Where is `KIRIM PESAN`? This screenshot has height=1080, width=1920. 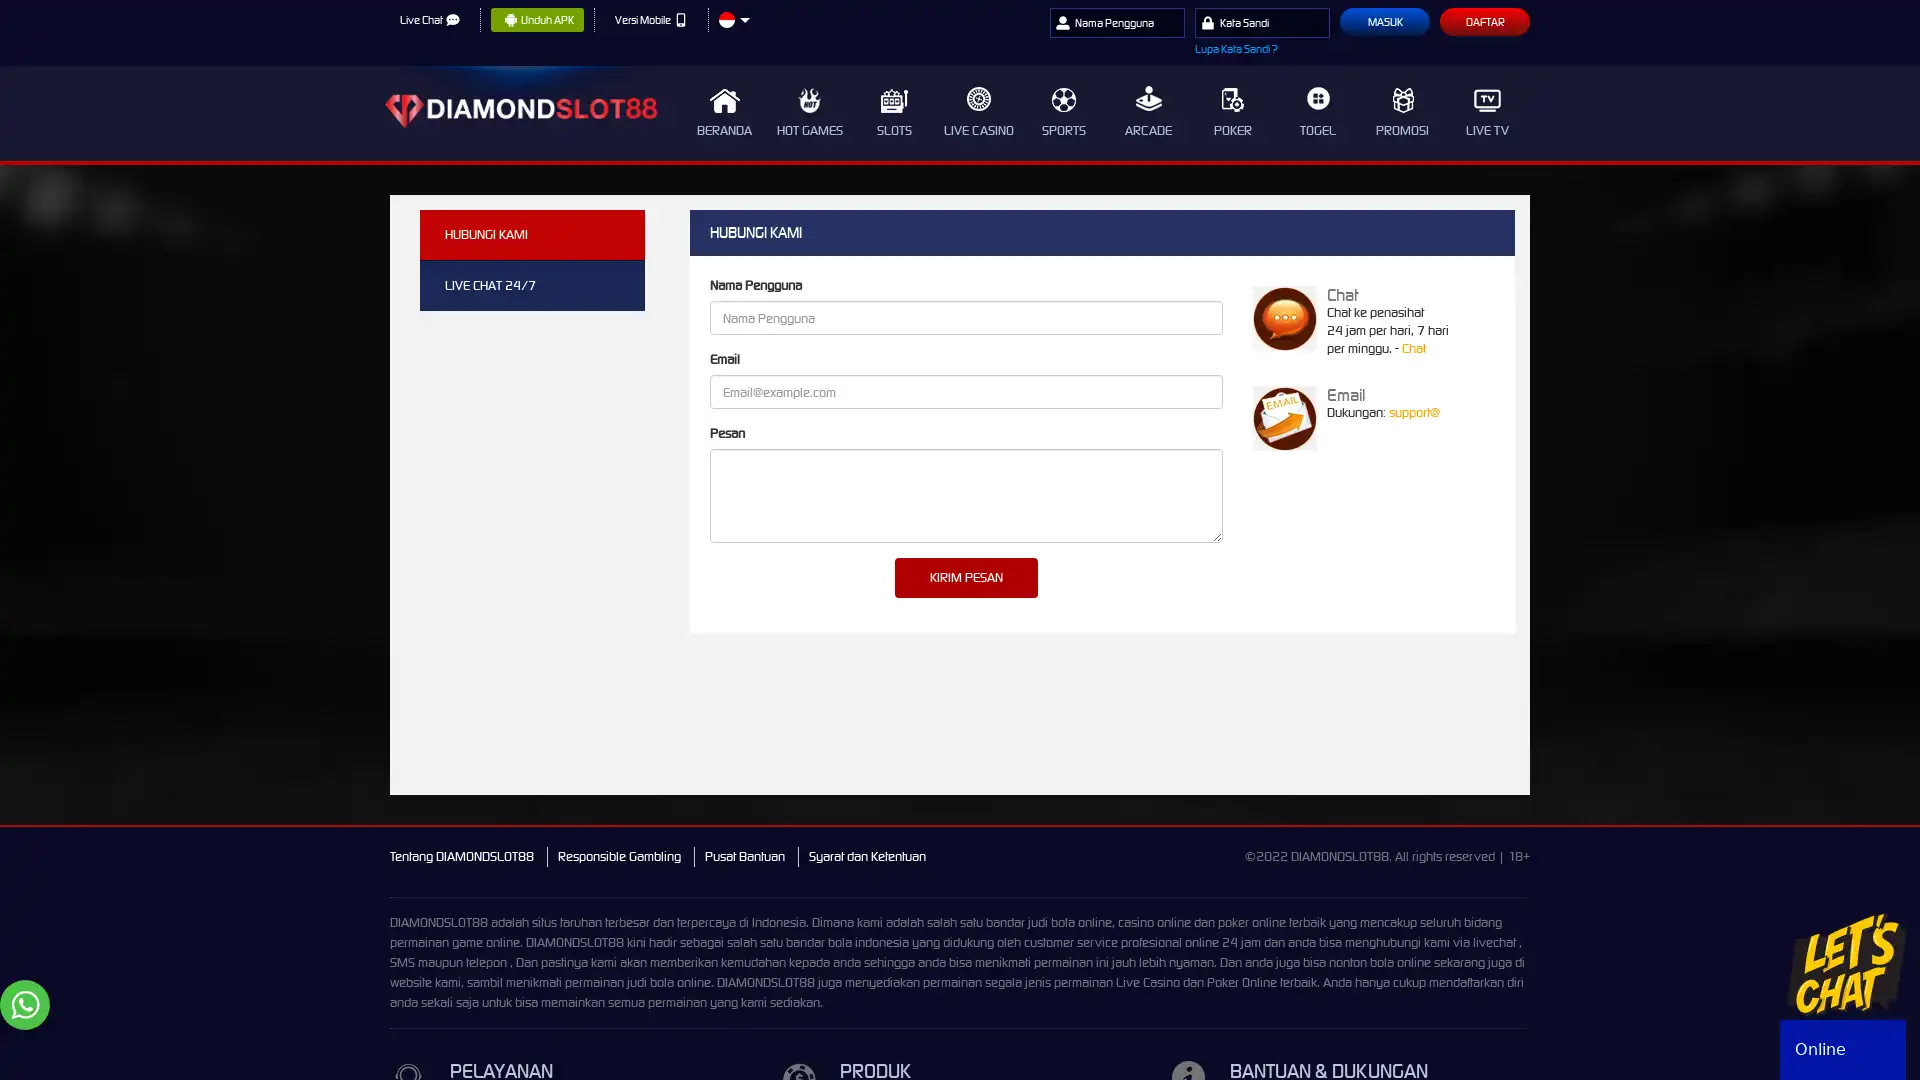 KIRIM PESAN is located at coordinates (966, 578).